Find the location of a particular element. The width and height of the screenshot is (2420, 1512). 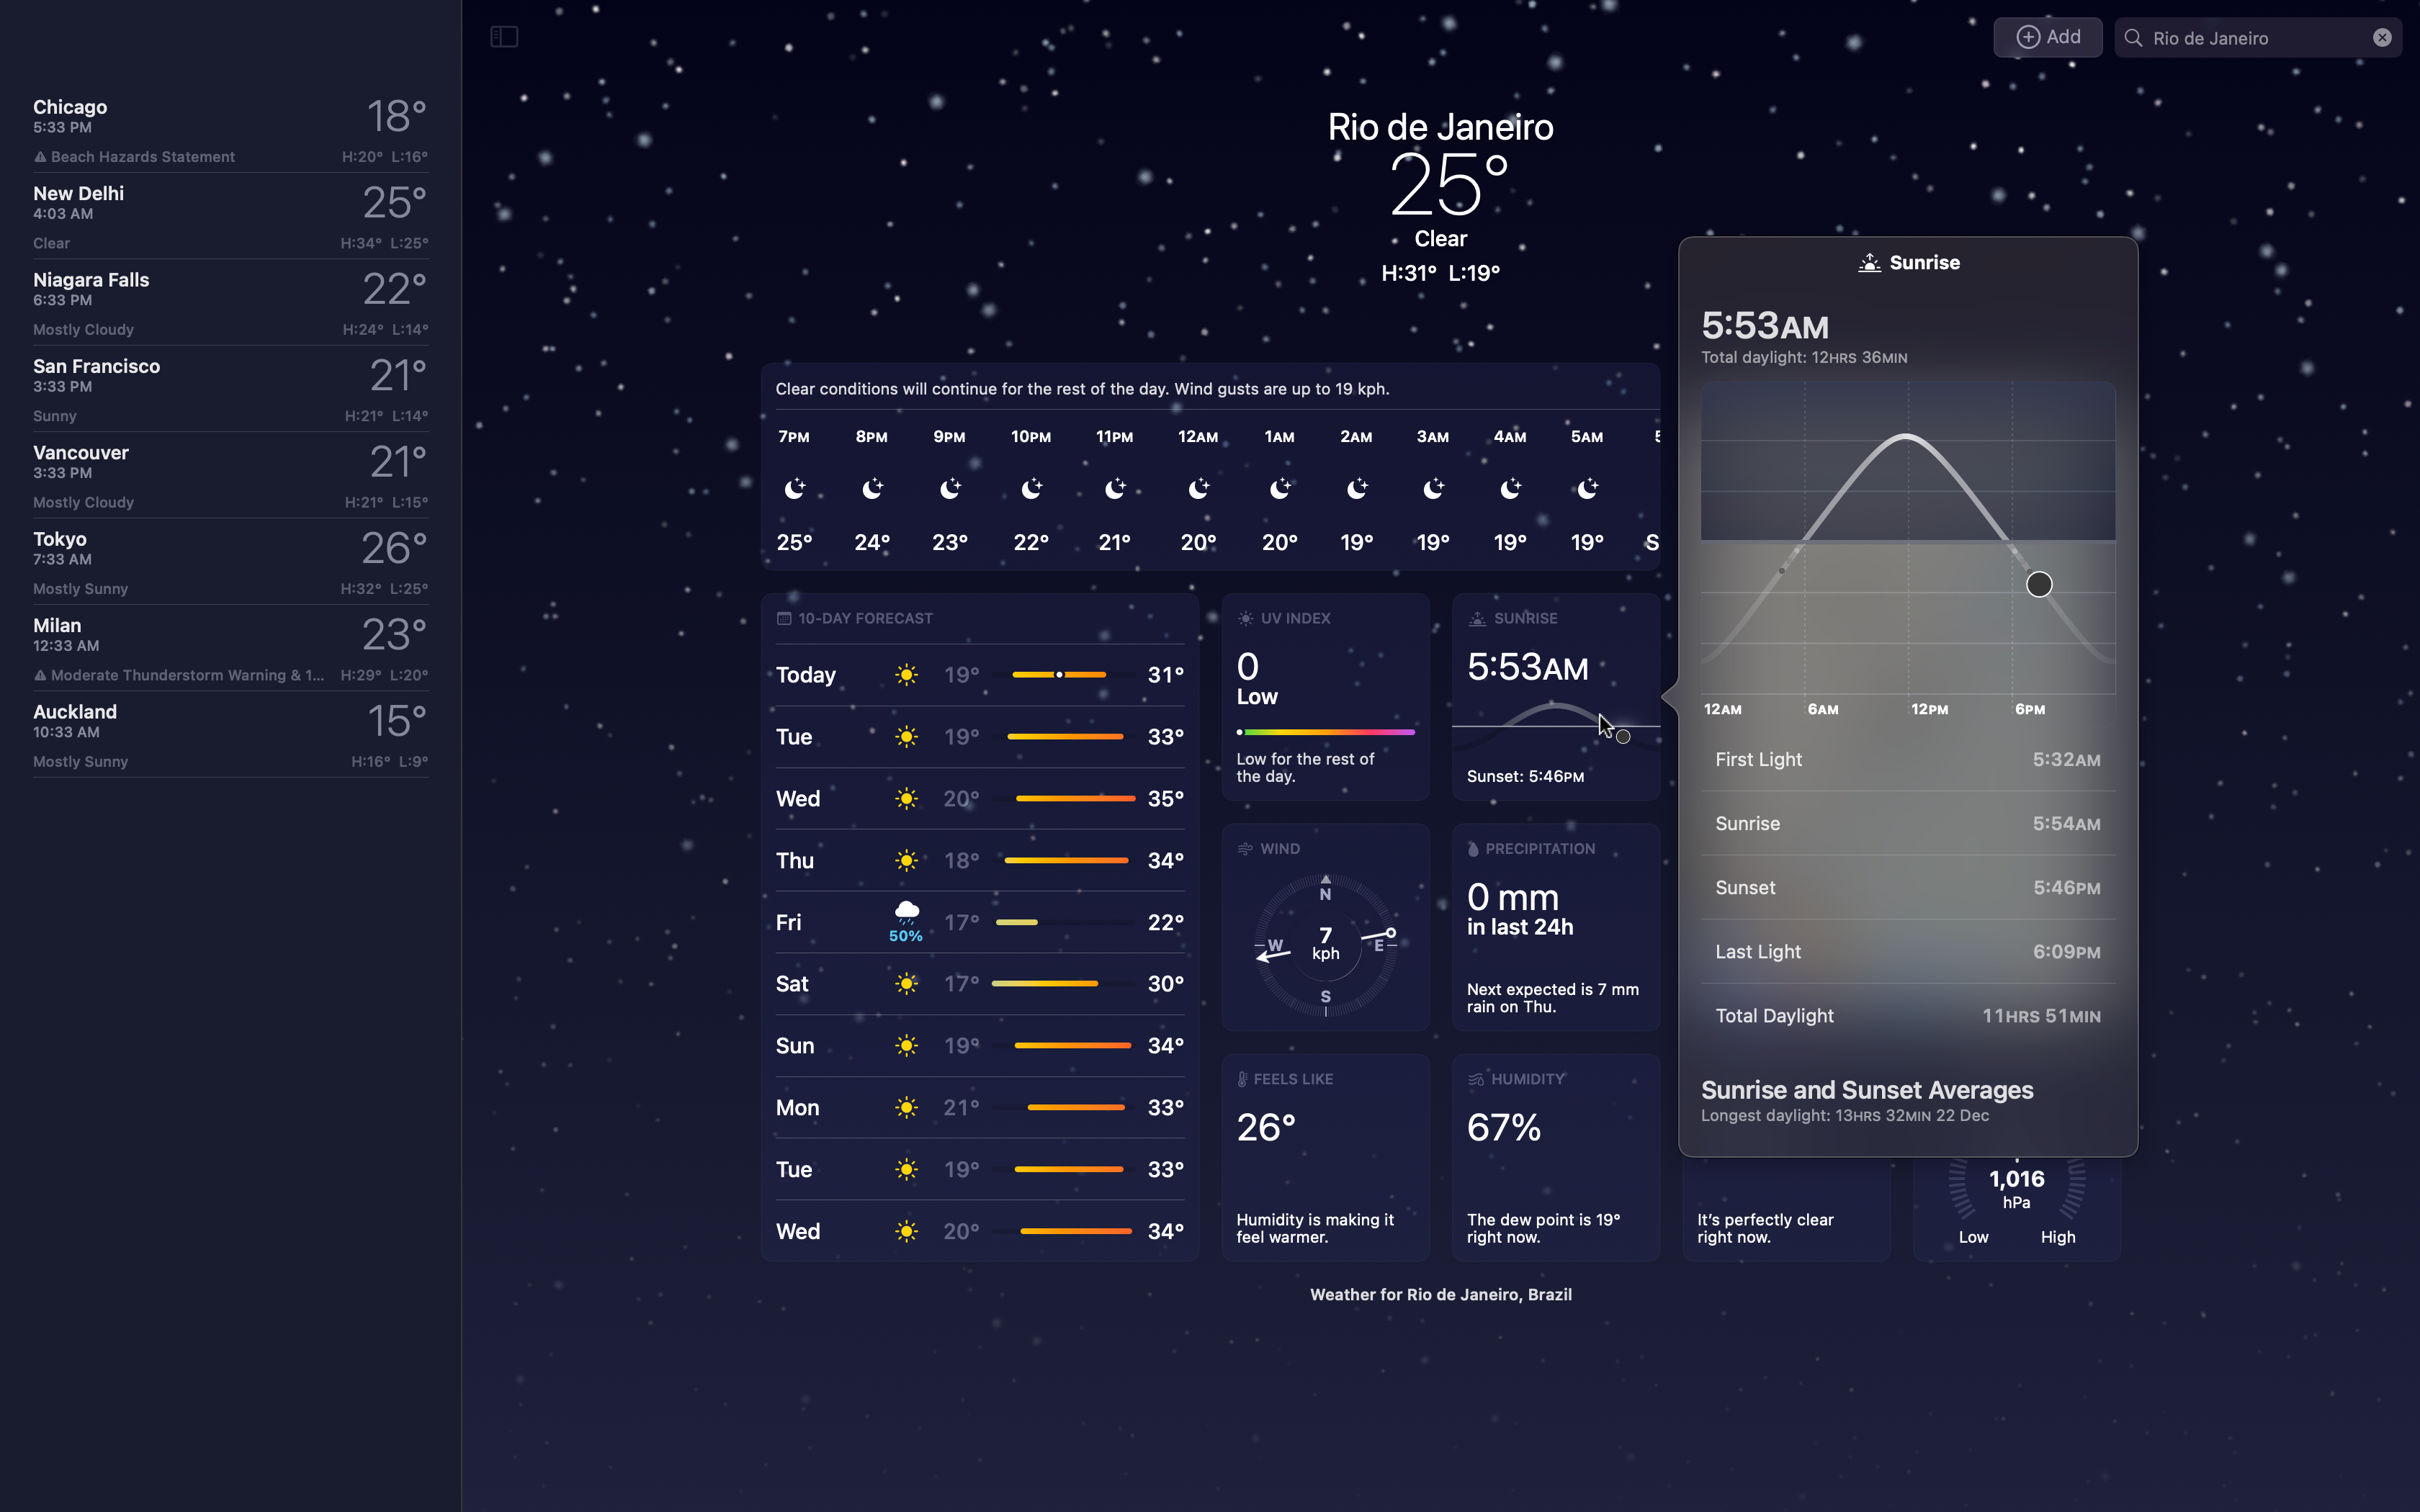

Explore more about precipitation is located at coordinates (1553, 926).